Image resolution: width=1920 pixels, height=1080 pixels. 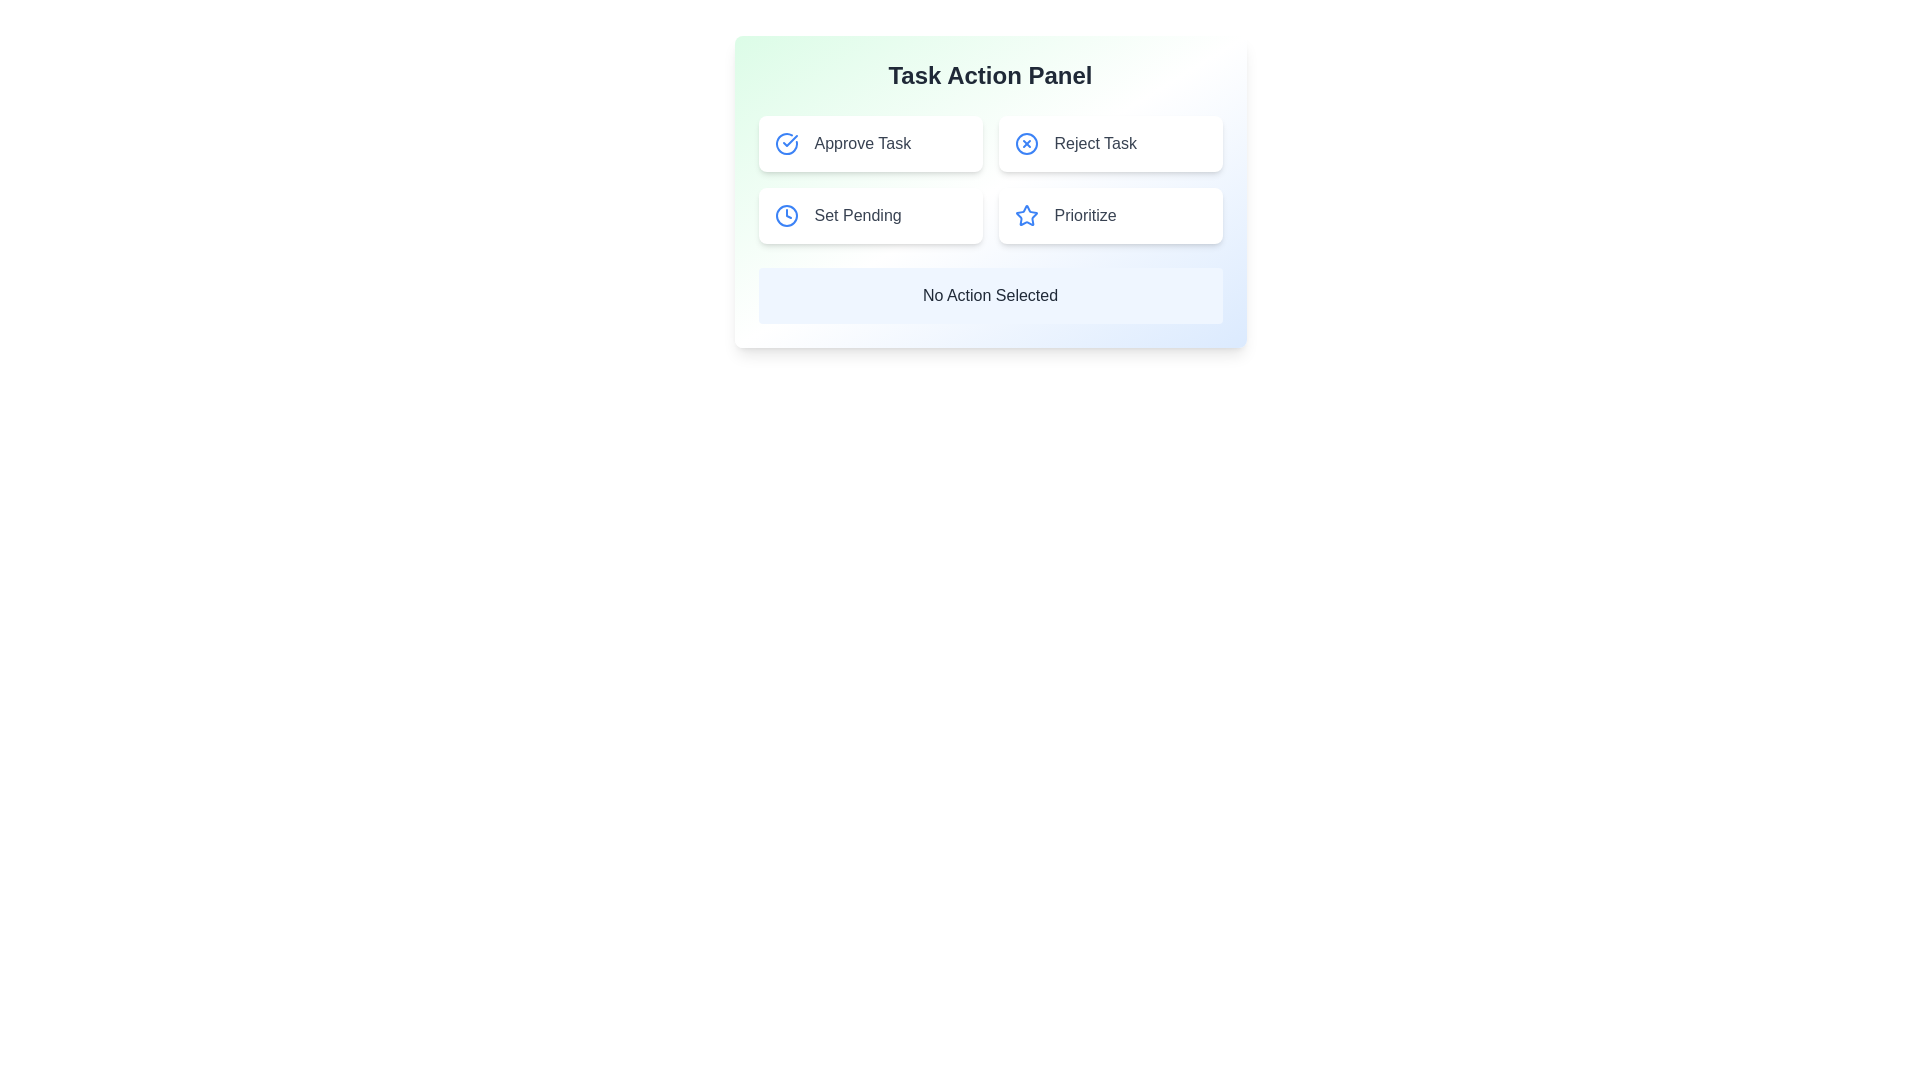 What do you see at coordinates (1026, 142) in the screenshot?
I see `the icon representing the 'Reject Task' functionality, which is located to the left of the 'Reject Task' text inside the button on the right side of the Task Action Panel` at bounding box center [1026, 142].